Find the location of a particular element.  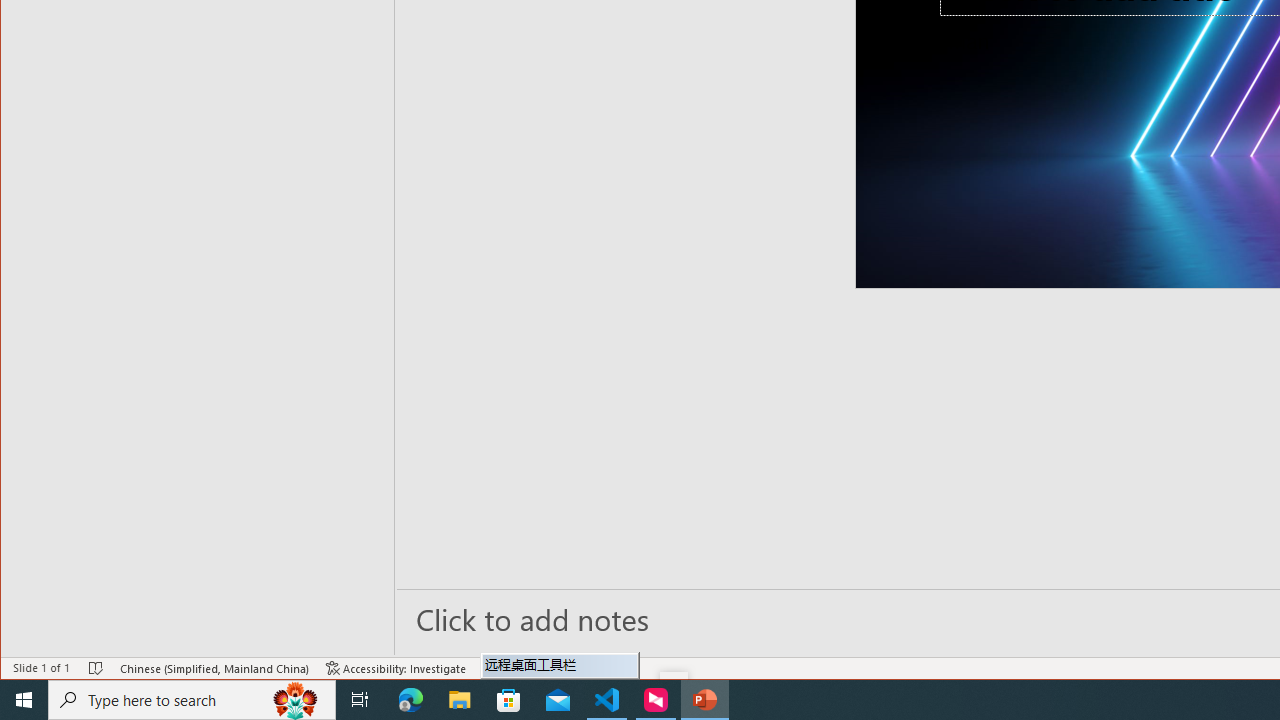

'Microsoft Edge' is located at coordinates (410, 698).